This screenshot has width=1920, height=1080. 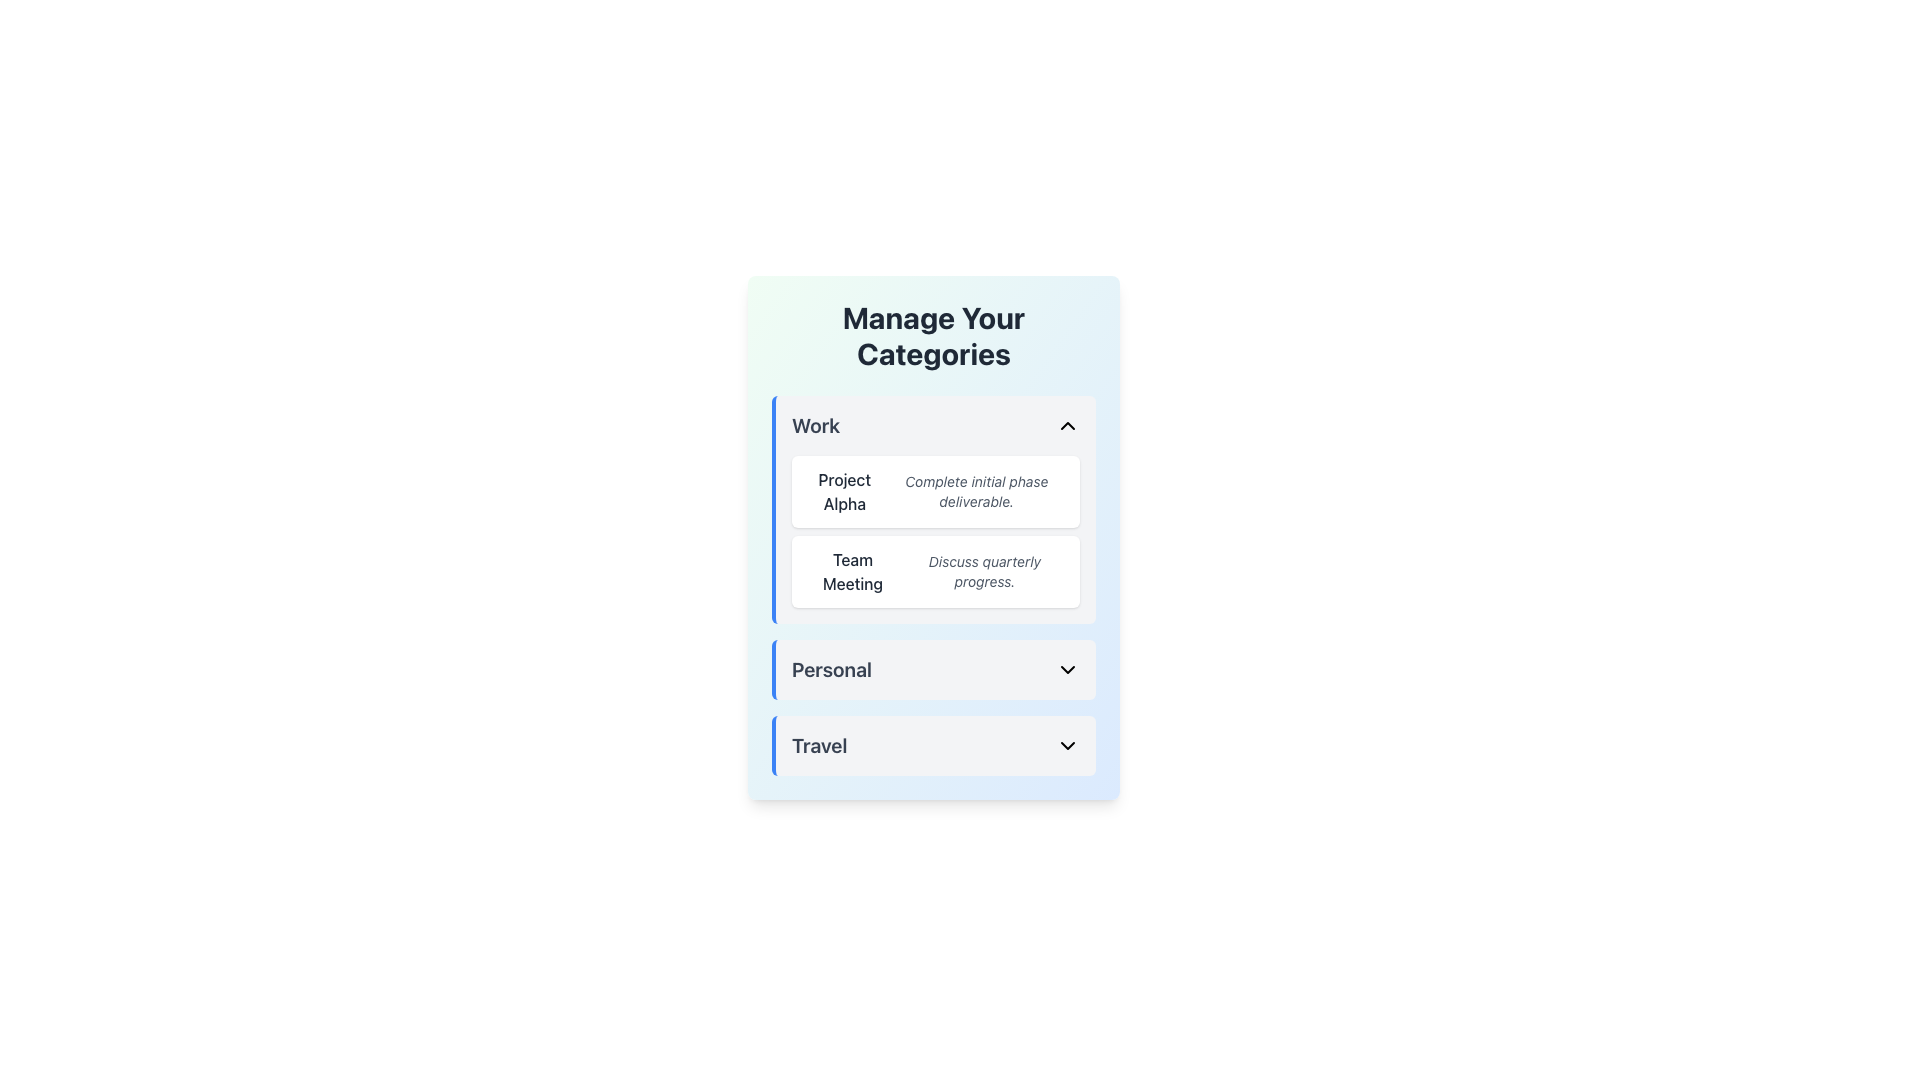 What do you see at coordinates (1067, 670) in the screenshot?
I see `the downward-pointing chevron icon next to the 'Personal' label` at bounding box center [1067, 670].